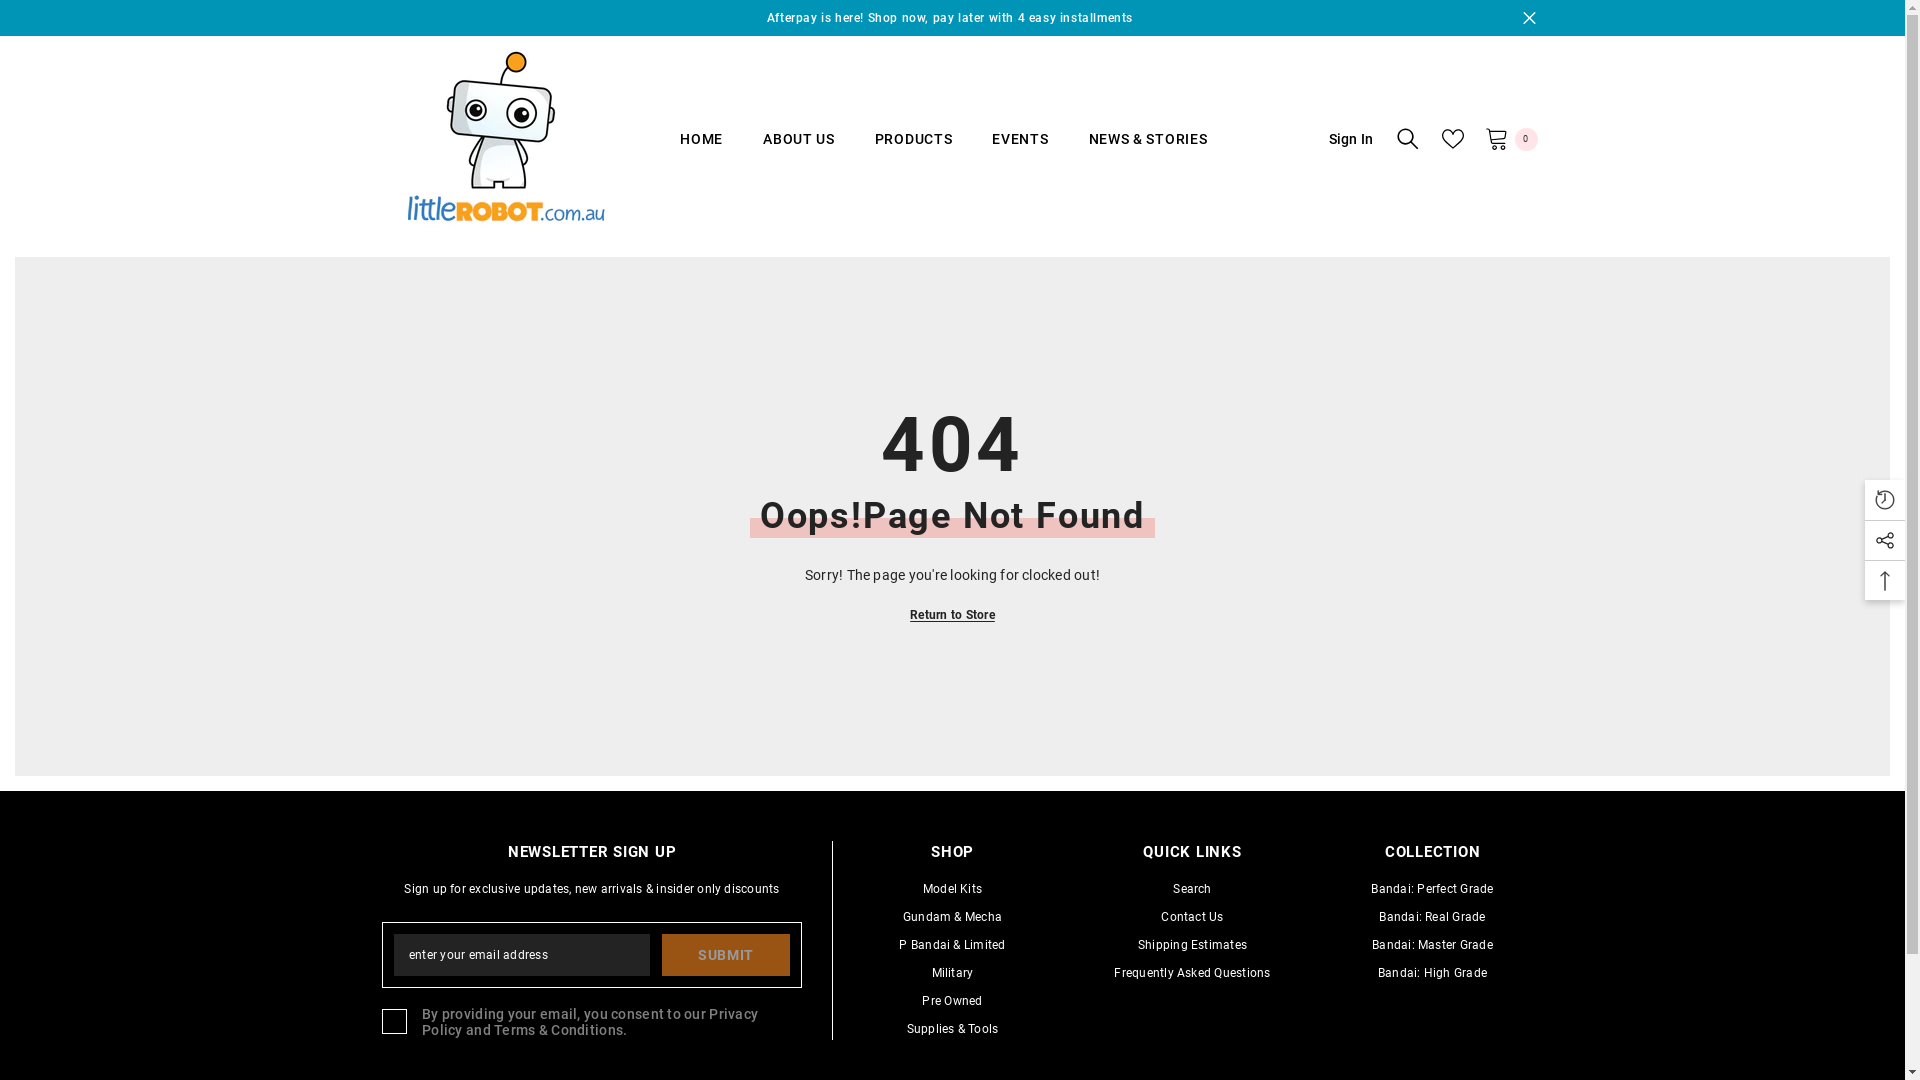 Image resolution: width=1920 pixels, height=1080 pixels. What do you see at coordinates (1339, 137) in the screenshot?
I see `'Sign In'` at bounding box center [1339, 137].